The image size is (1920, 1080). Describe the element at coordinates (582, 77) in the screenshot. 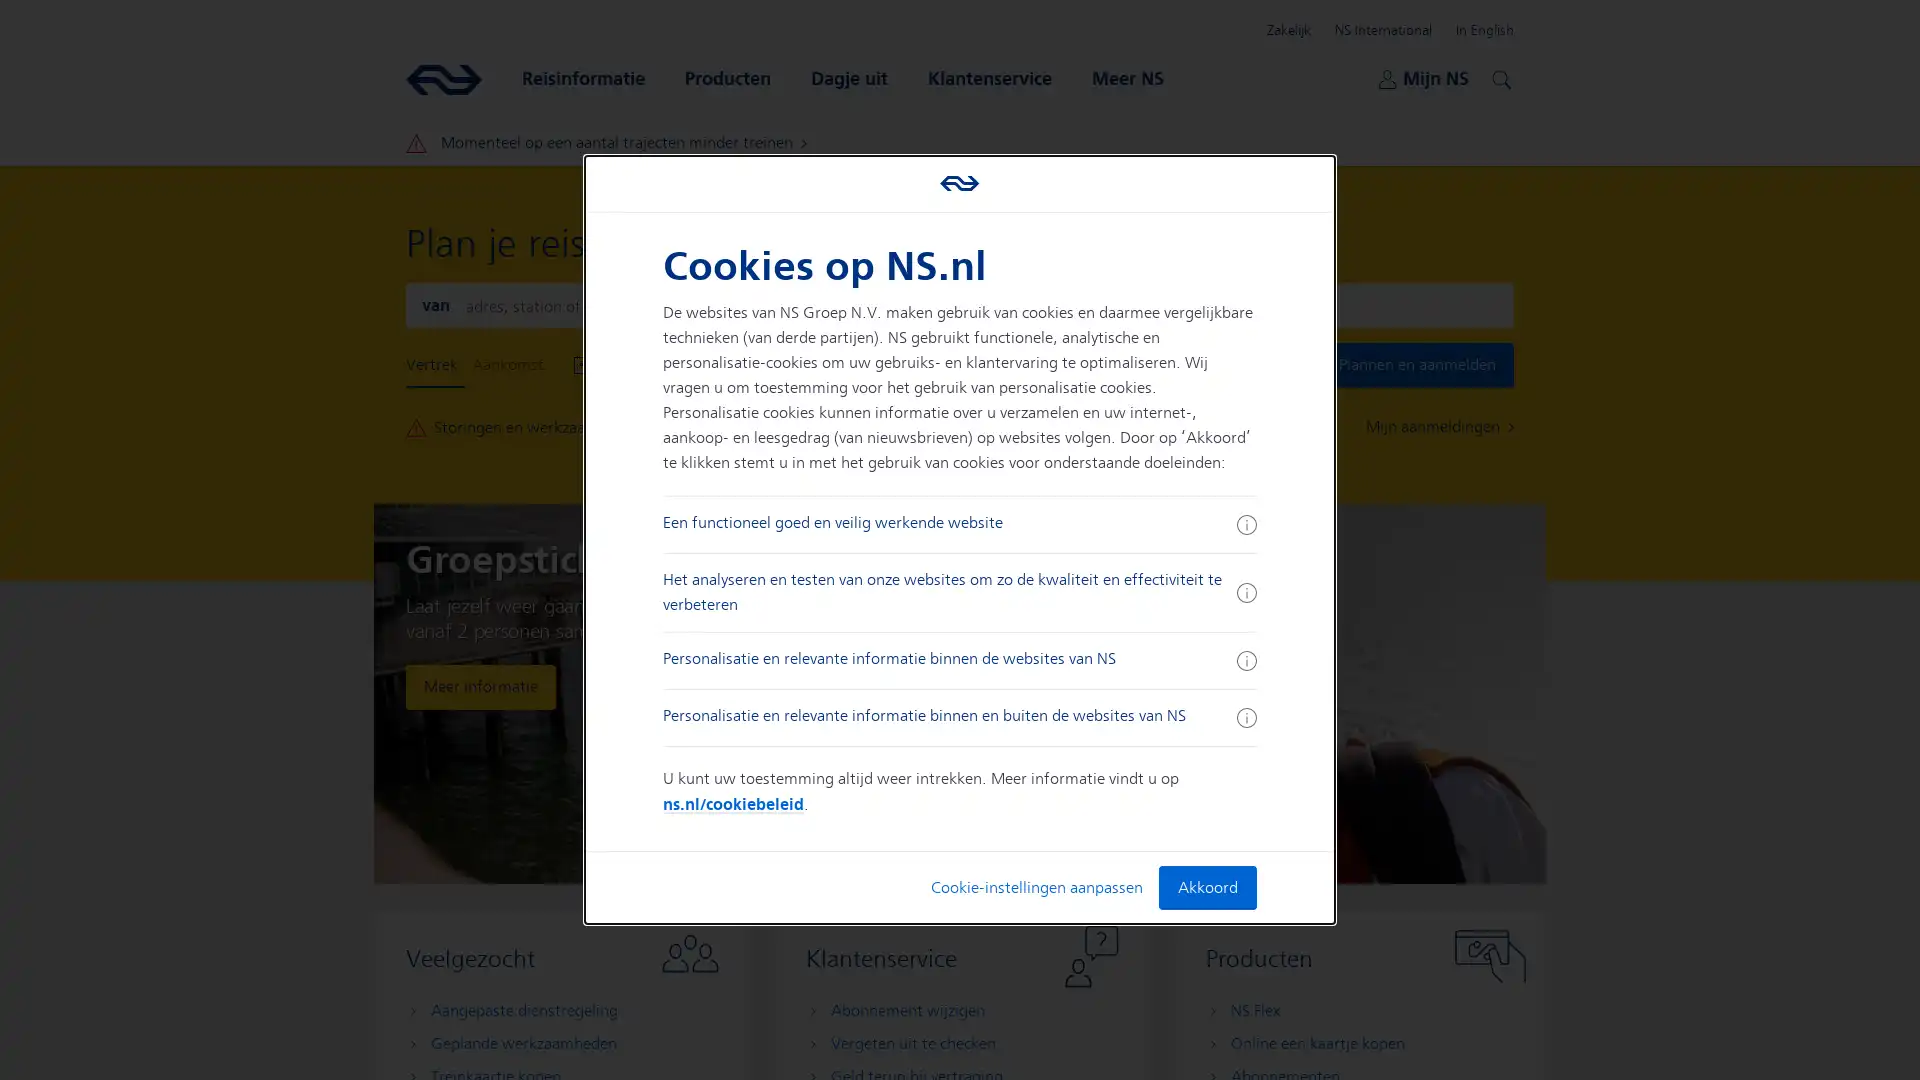

I see `Reisinformatie Open submenu` at that location.